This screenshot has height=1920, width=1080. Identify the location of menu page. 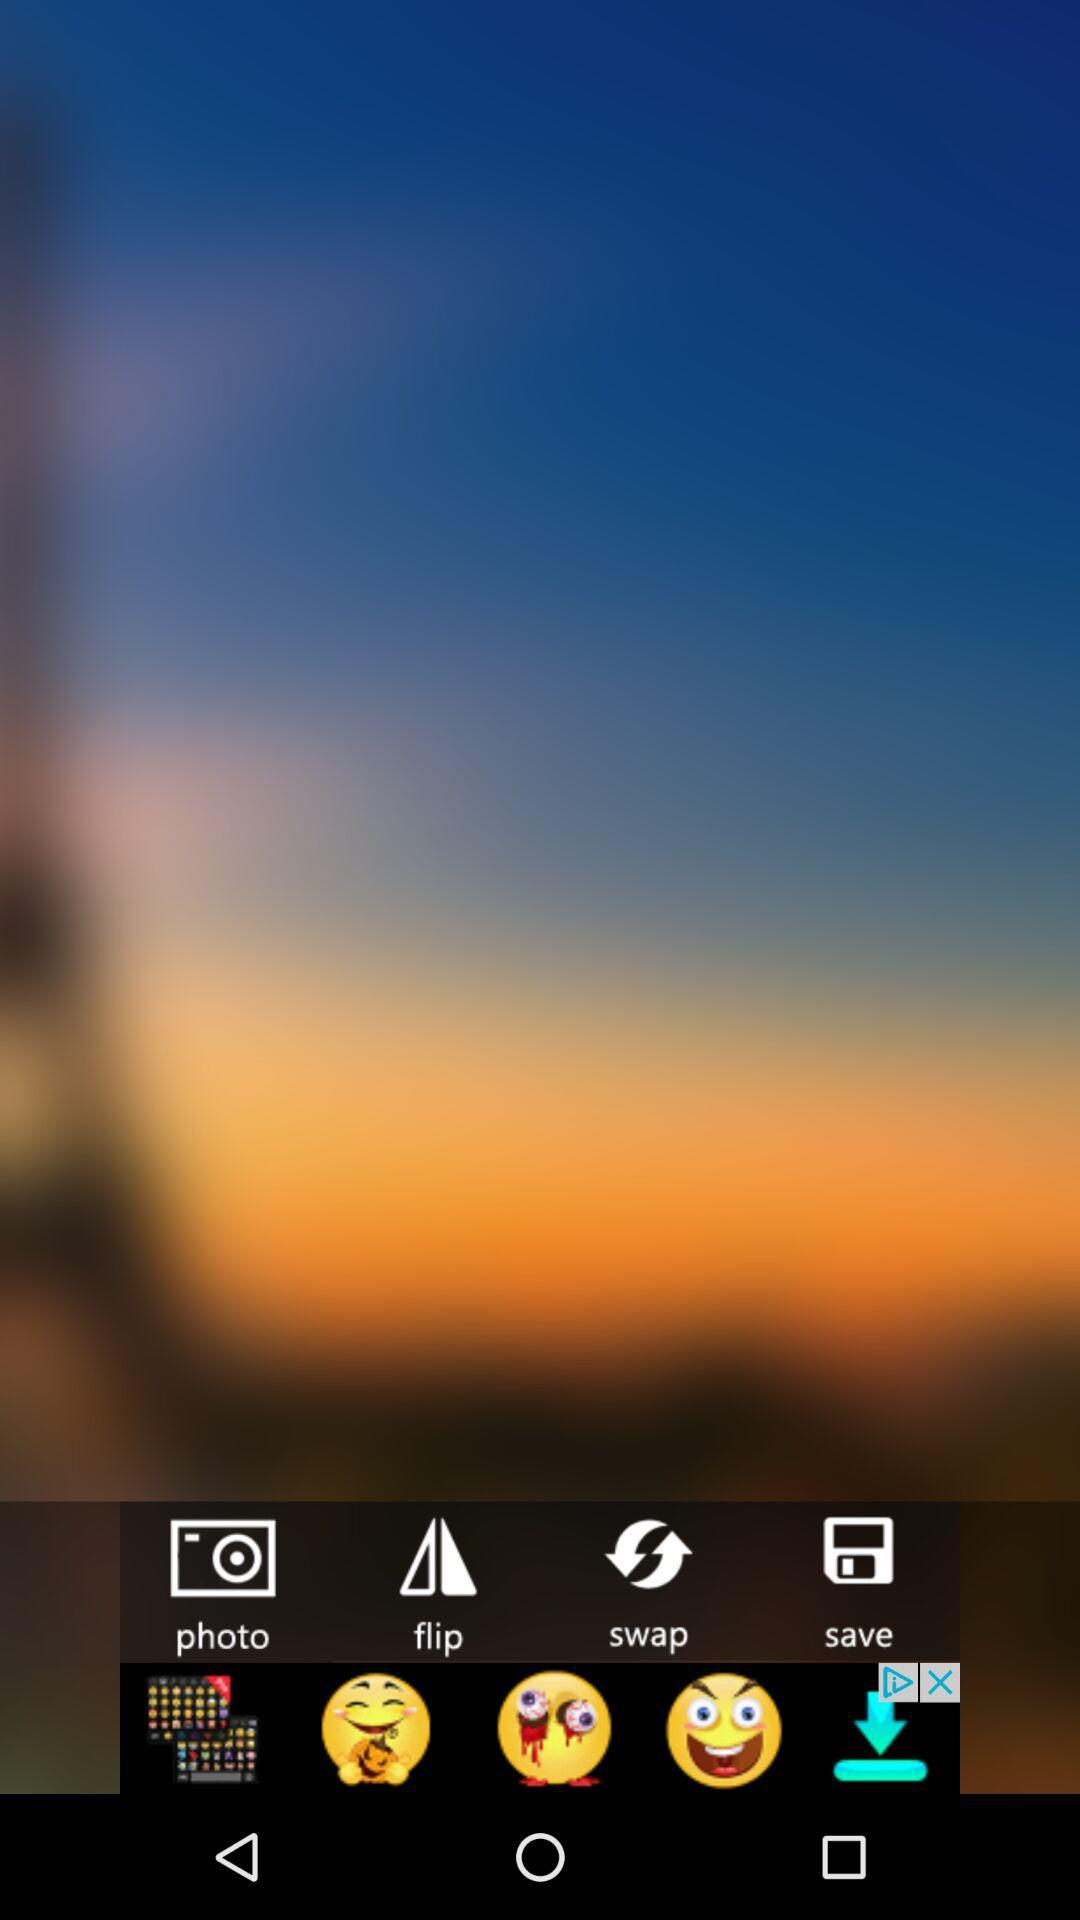
(540, 1727).